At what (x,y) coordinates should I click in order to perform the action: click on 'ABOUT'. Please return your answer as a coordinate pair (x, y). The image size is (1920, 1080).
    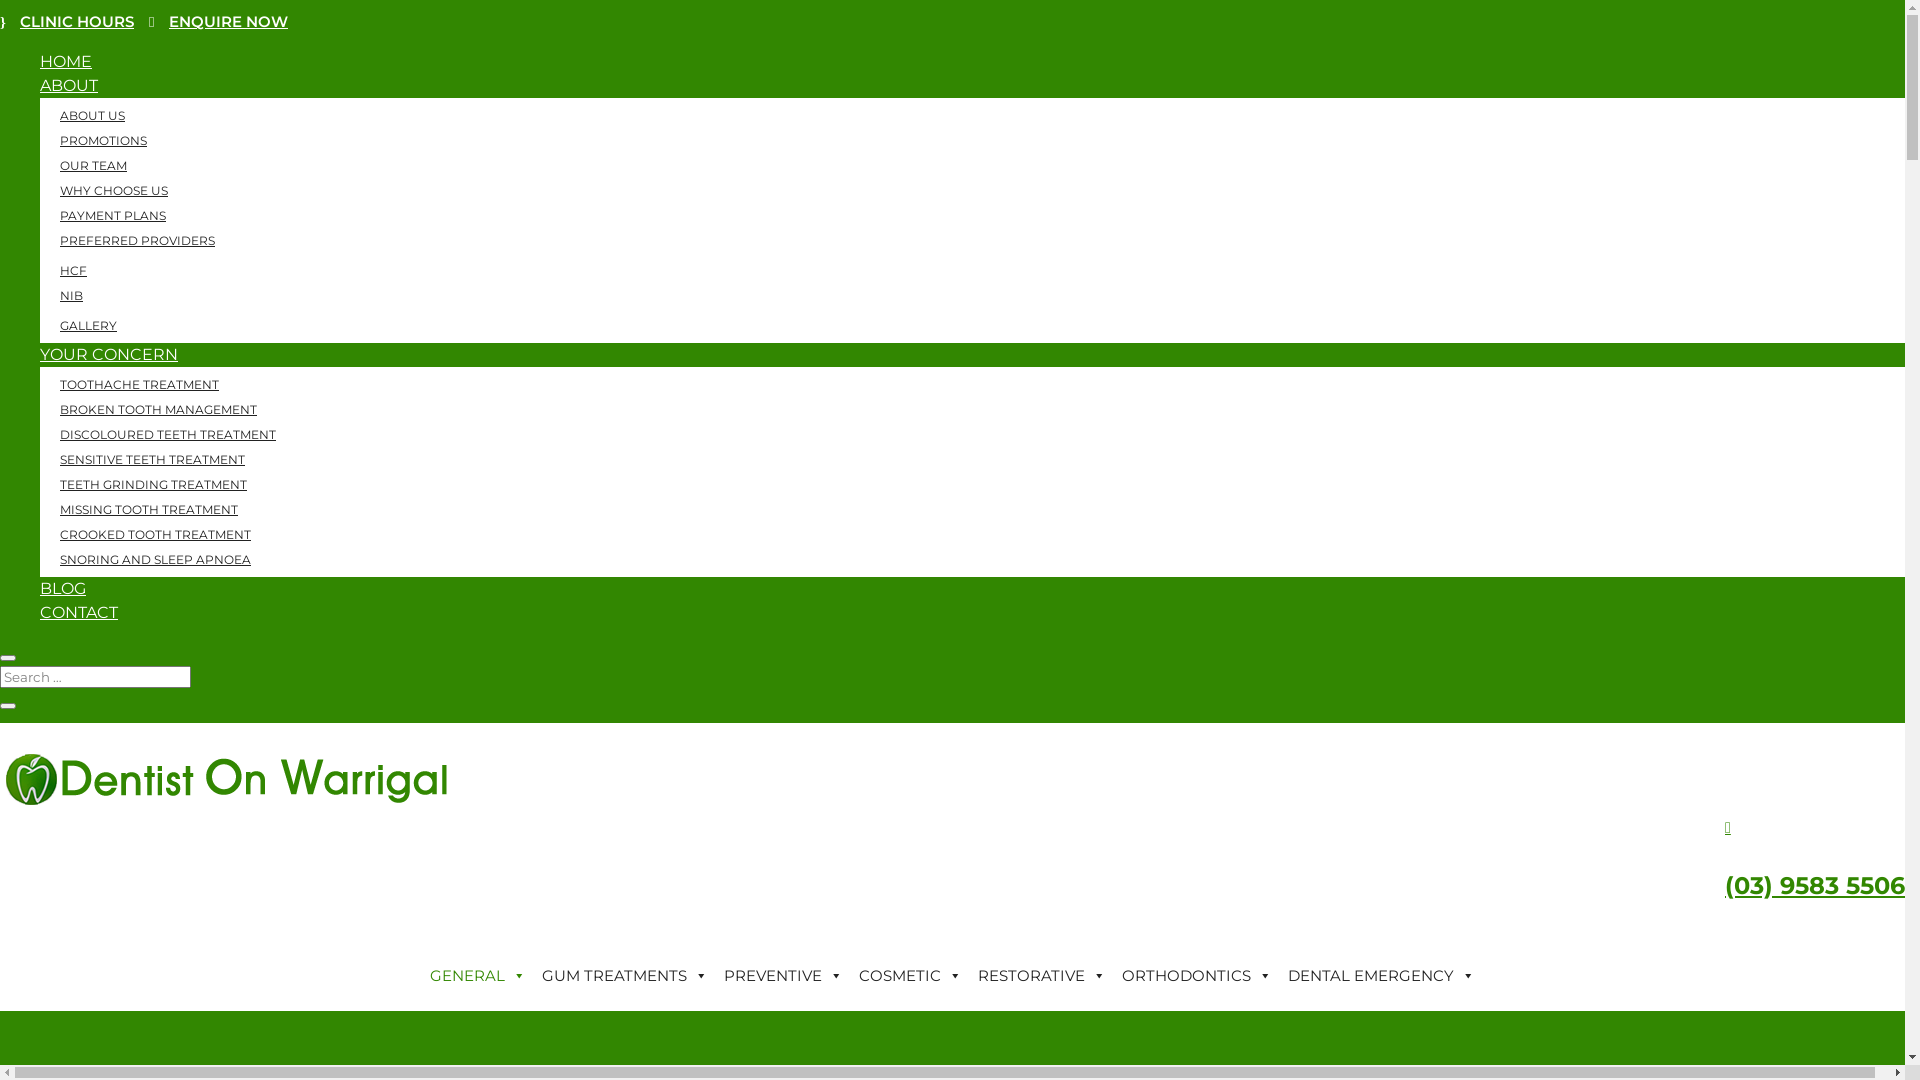
    Looking at the image, I should click on (68, 84).